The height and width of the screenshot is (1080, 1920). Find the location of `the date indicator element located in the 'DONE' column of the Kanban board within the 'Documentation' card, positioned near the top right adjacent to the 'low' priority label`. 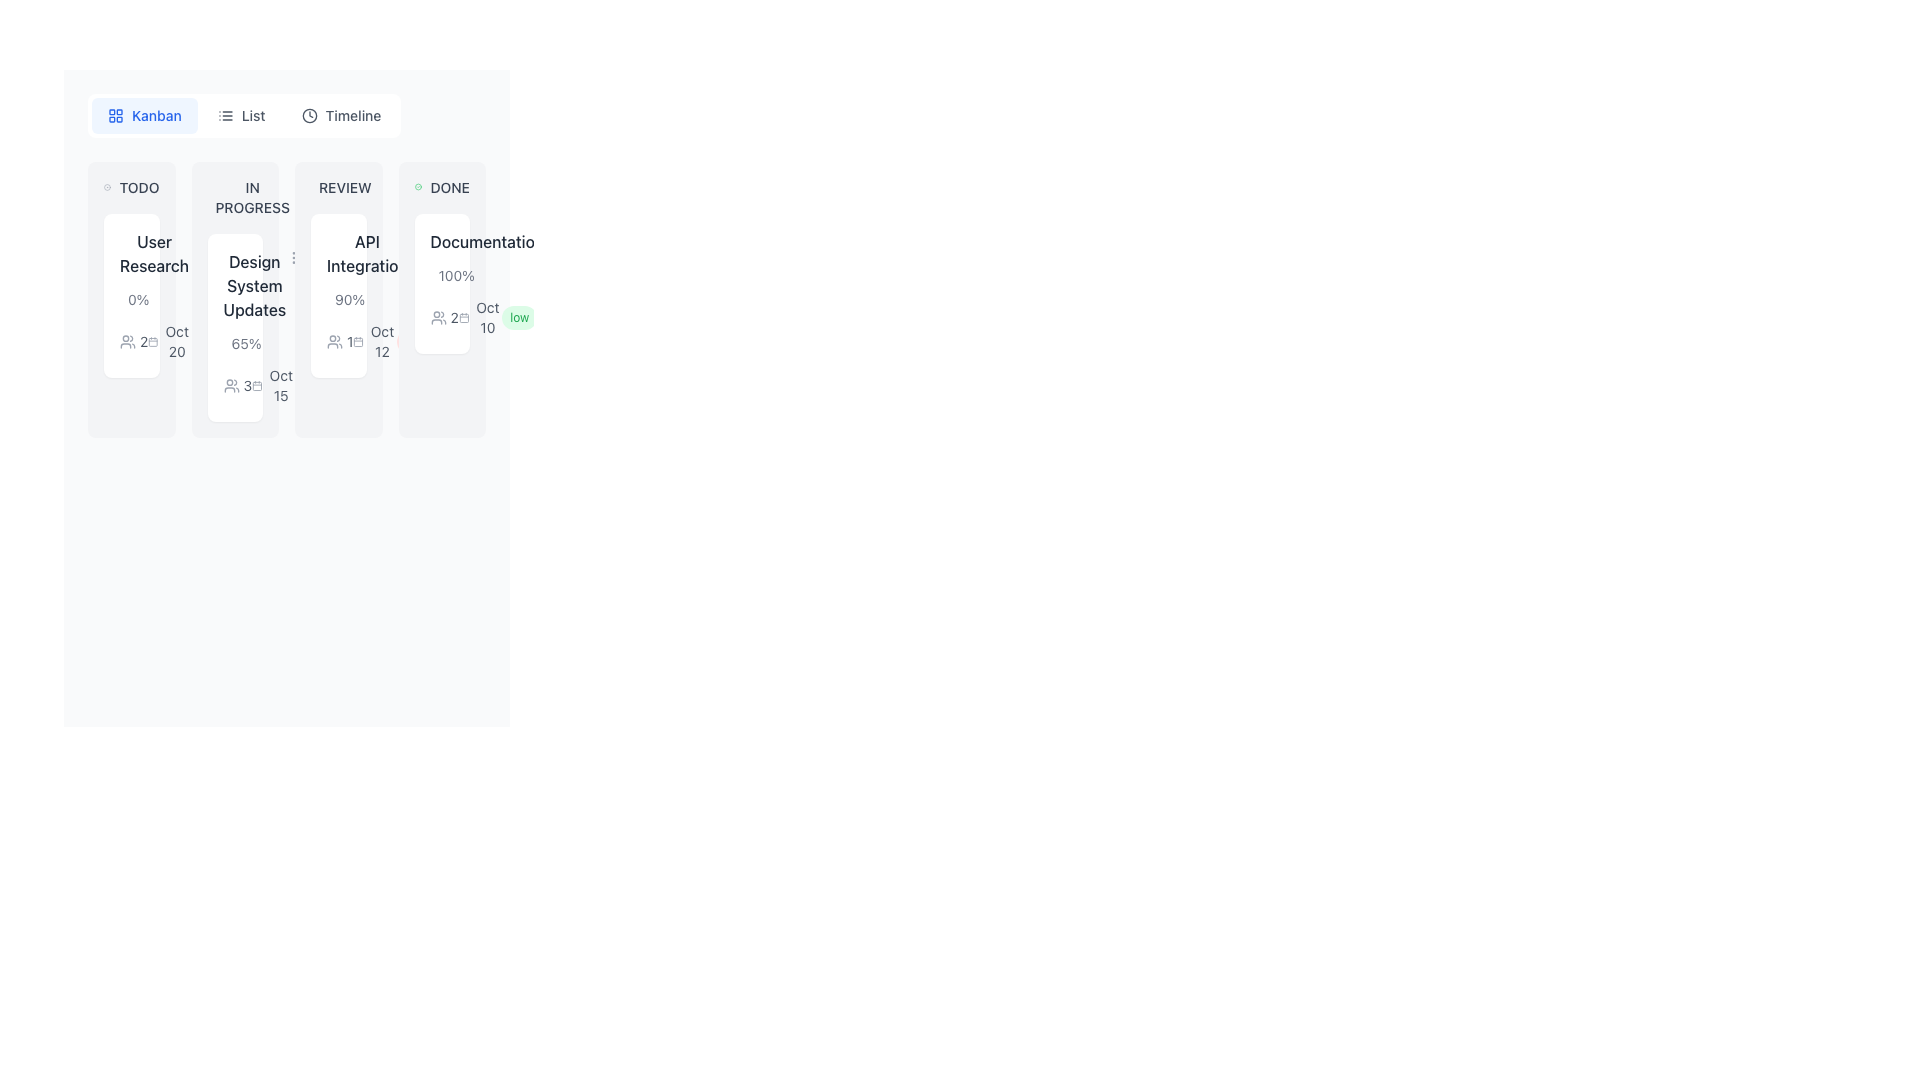

the date indicator element located in the 'DONE' column of the Kanban board within the 'Documentation' card, positioned near the top right adjacent to the 'low' priority label is located at coordinates (480, 316).